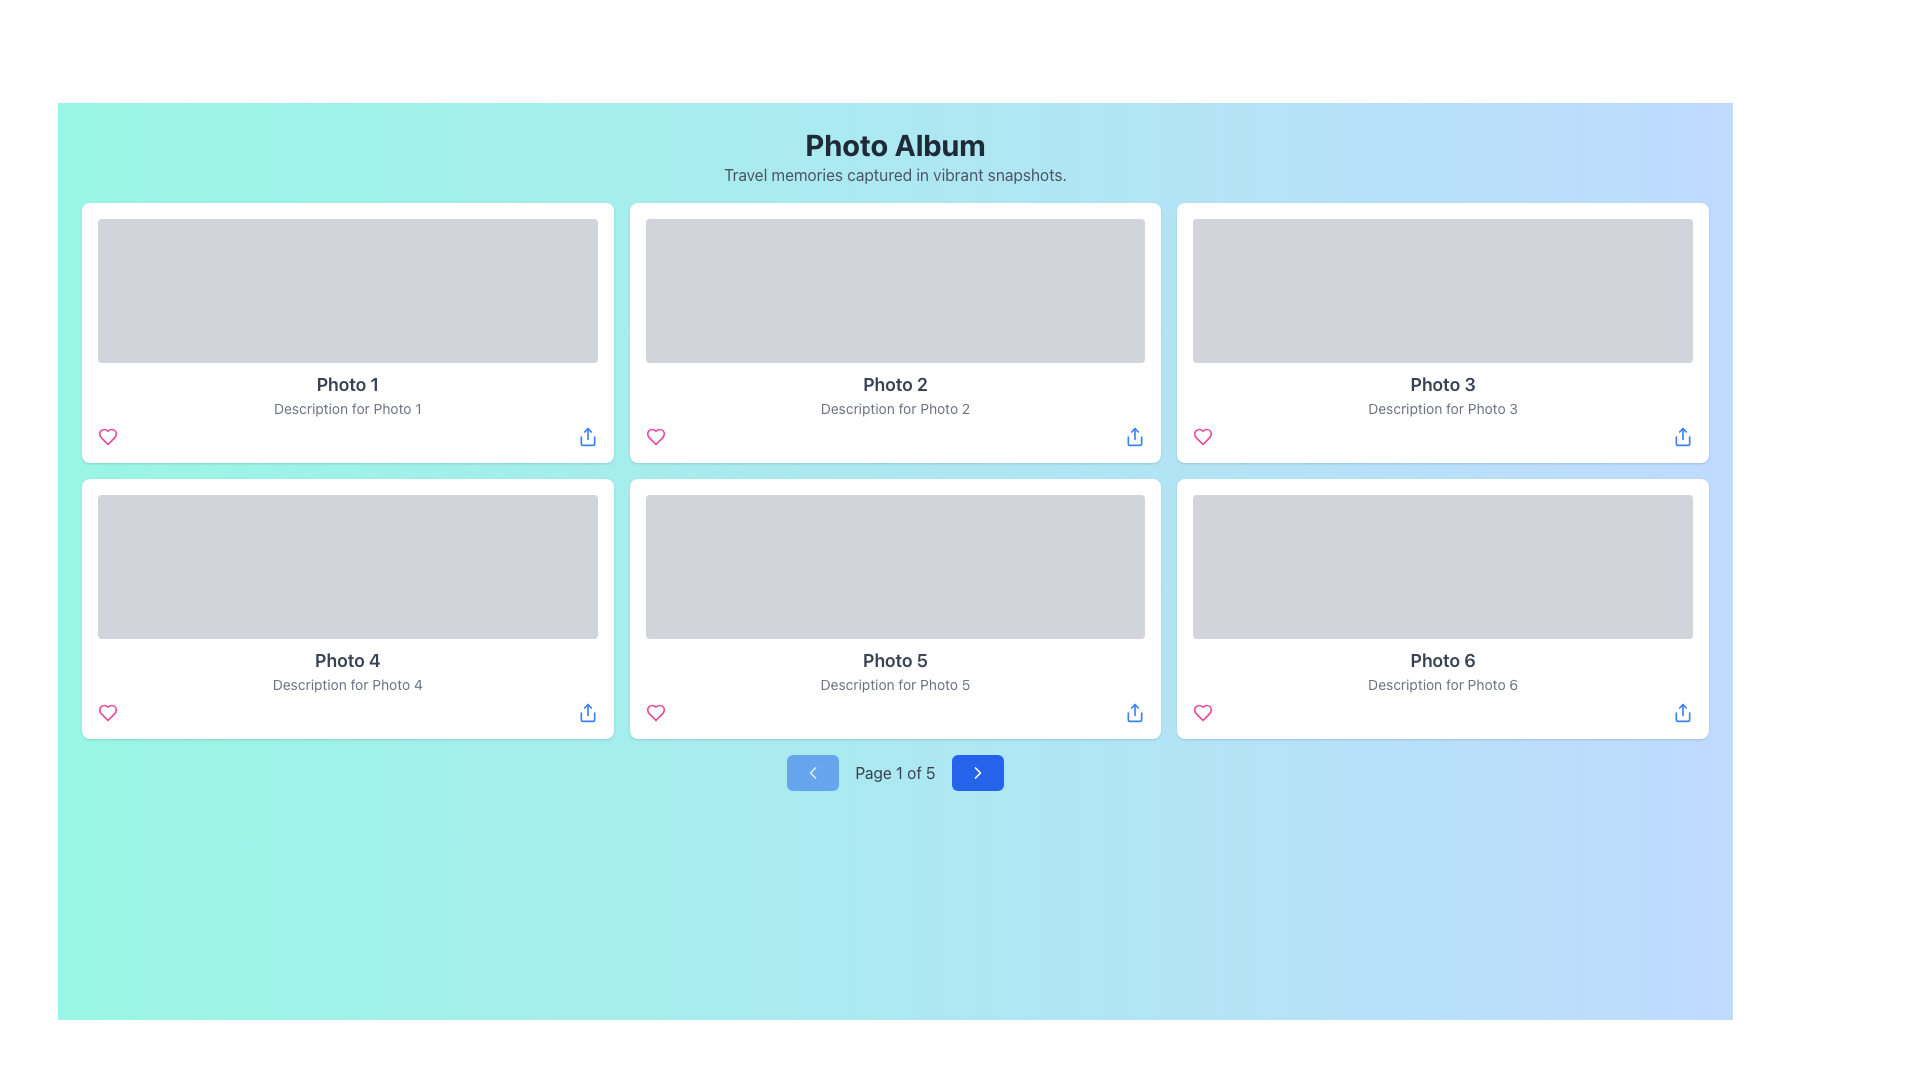 This screenshot has width=1920, height=1080. I want to click on the main title of the page, which is positioned at the top of the application layout above the subtitle 'Travel memories captured in vibrant snapshots.', so click(894, 144).